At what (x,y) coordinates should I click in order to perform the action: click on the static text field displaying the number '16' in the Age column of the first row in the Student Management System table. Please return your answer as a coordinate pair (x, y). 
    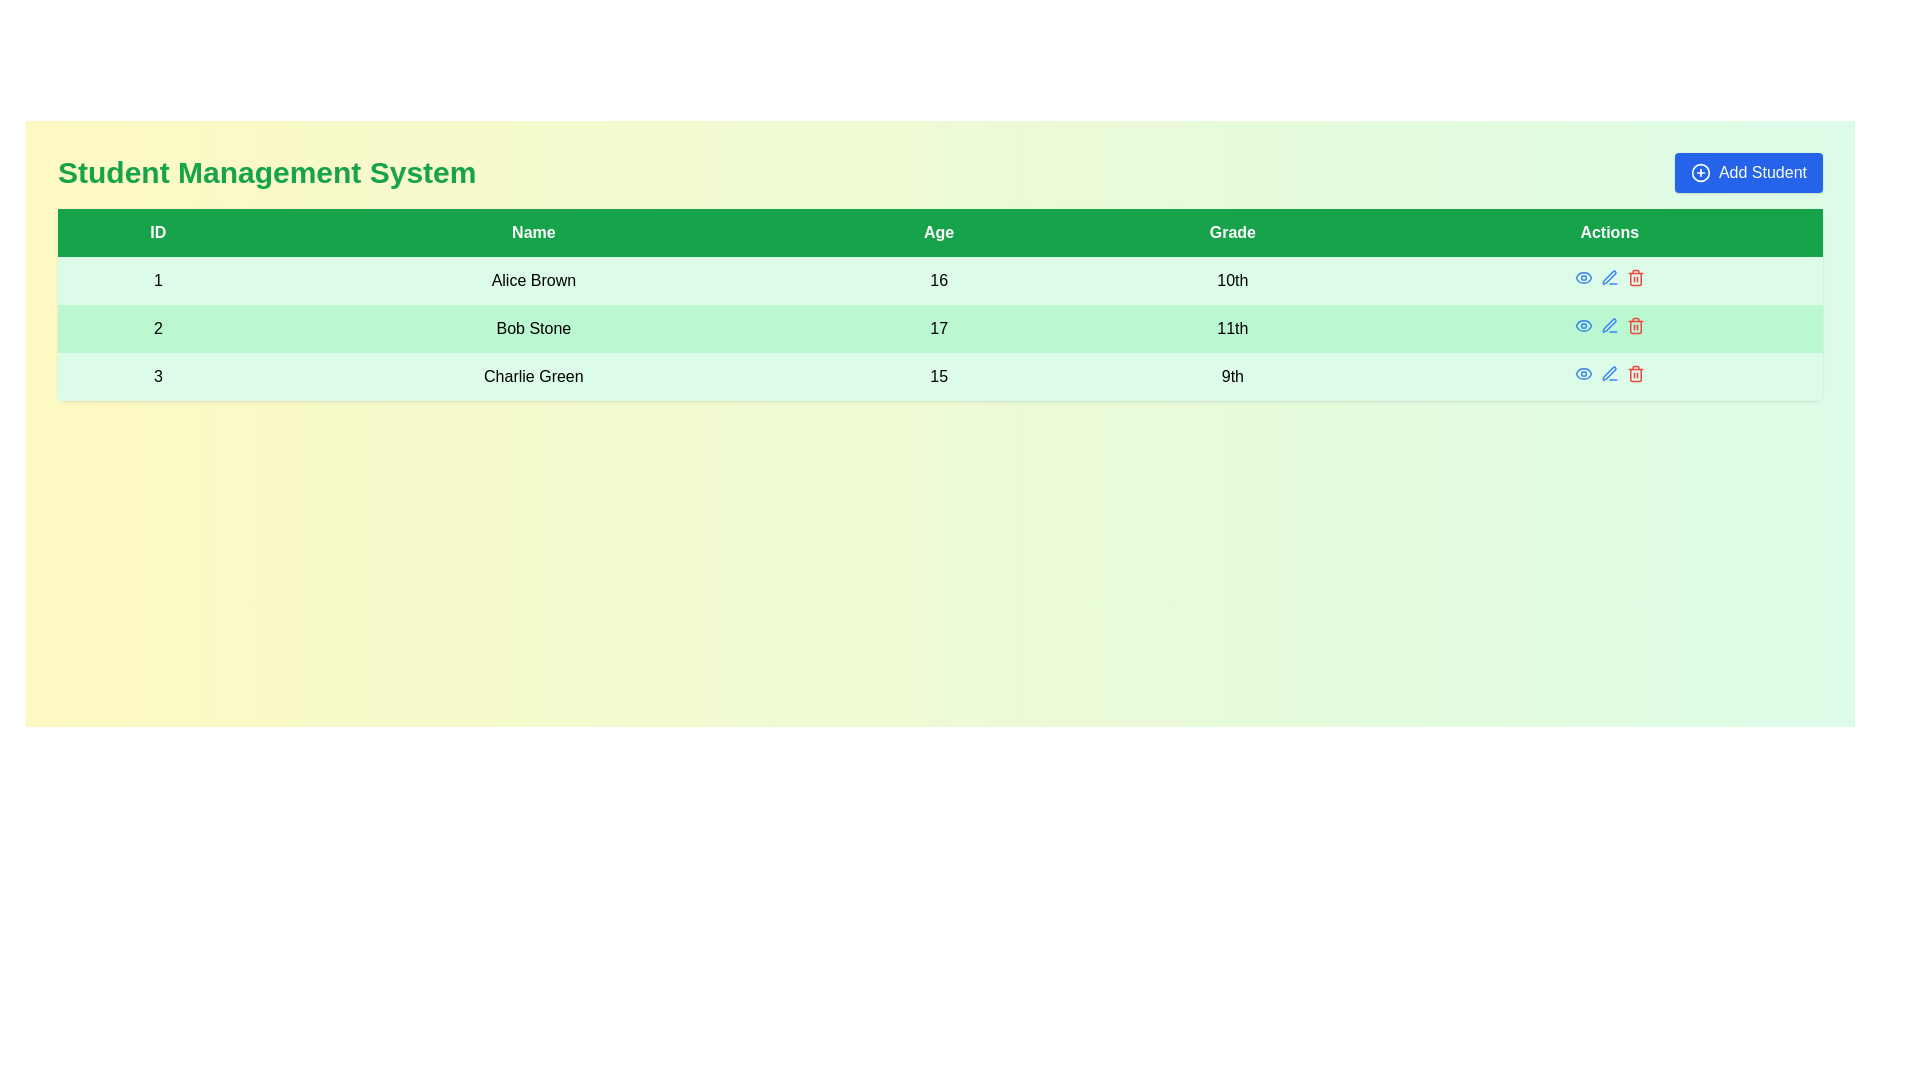
    Looking at the image, I should click on (938, 281).